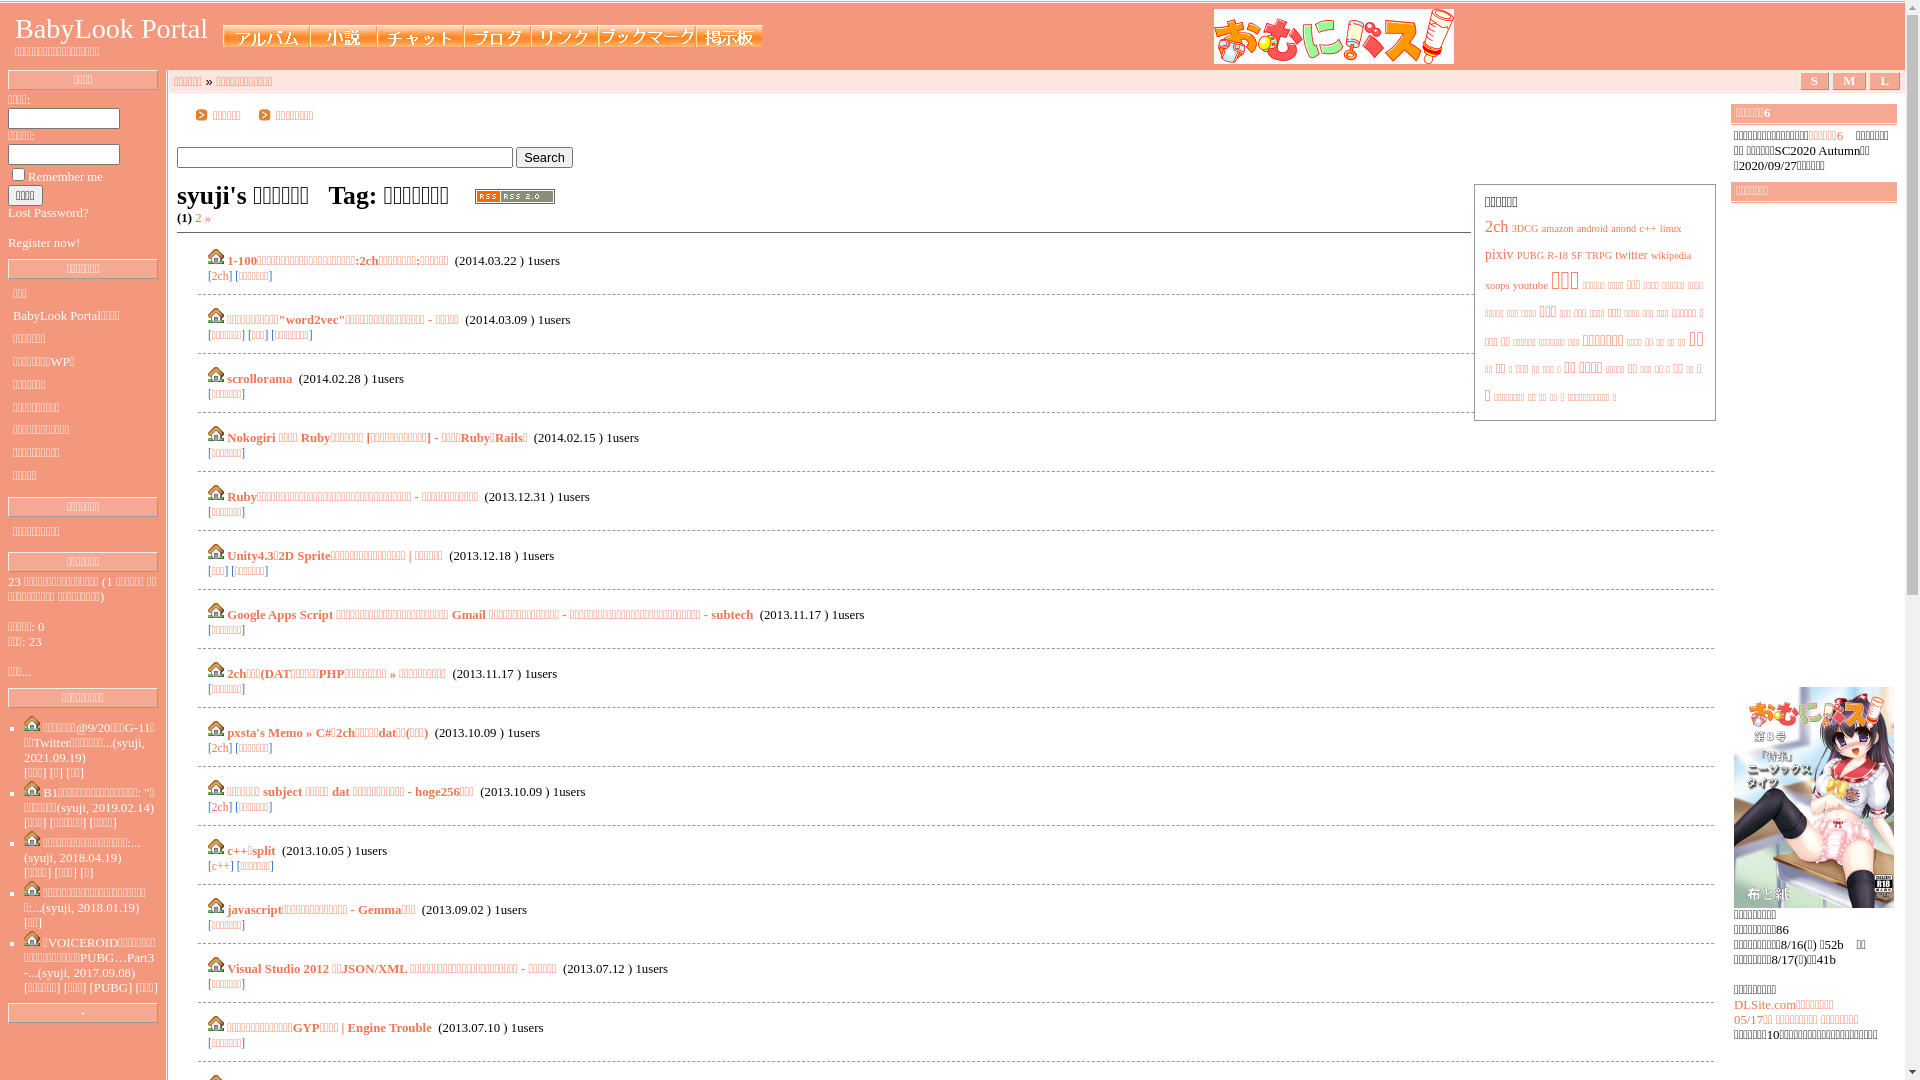 This screenshot has height=1080, width=1920. I want to click on 'xoops', so click(1484, 285).